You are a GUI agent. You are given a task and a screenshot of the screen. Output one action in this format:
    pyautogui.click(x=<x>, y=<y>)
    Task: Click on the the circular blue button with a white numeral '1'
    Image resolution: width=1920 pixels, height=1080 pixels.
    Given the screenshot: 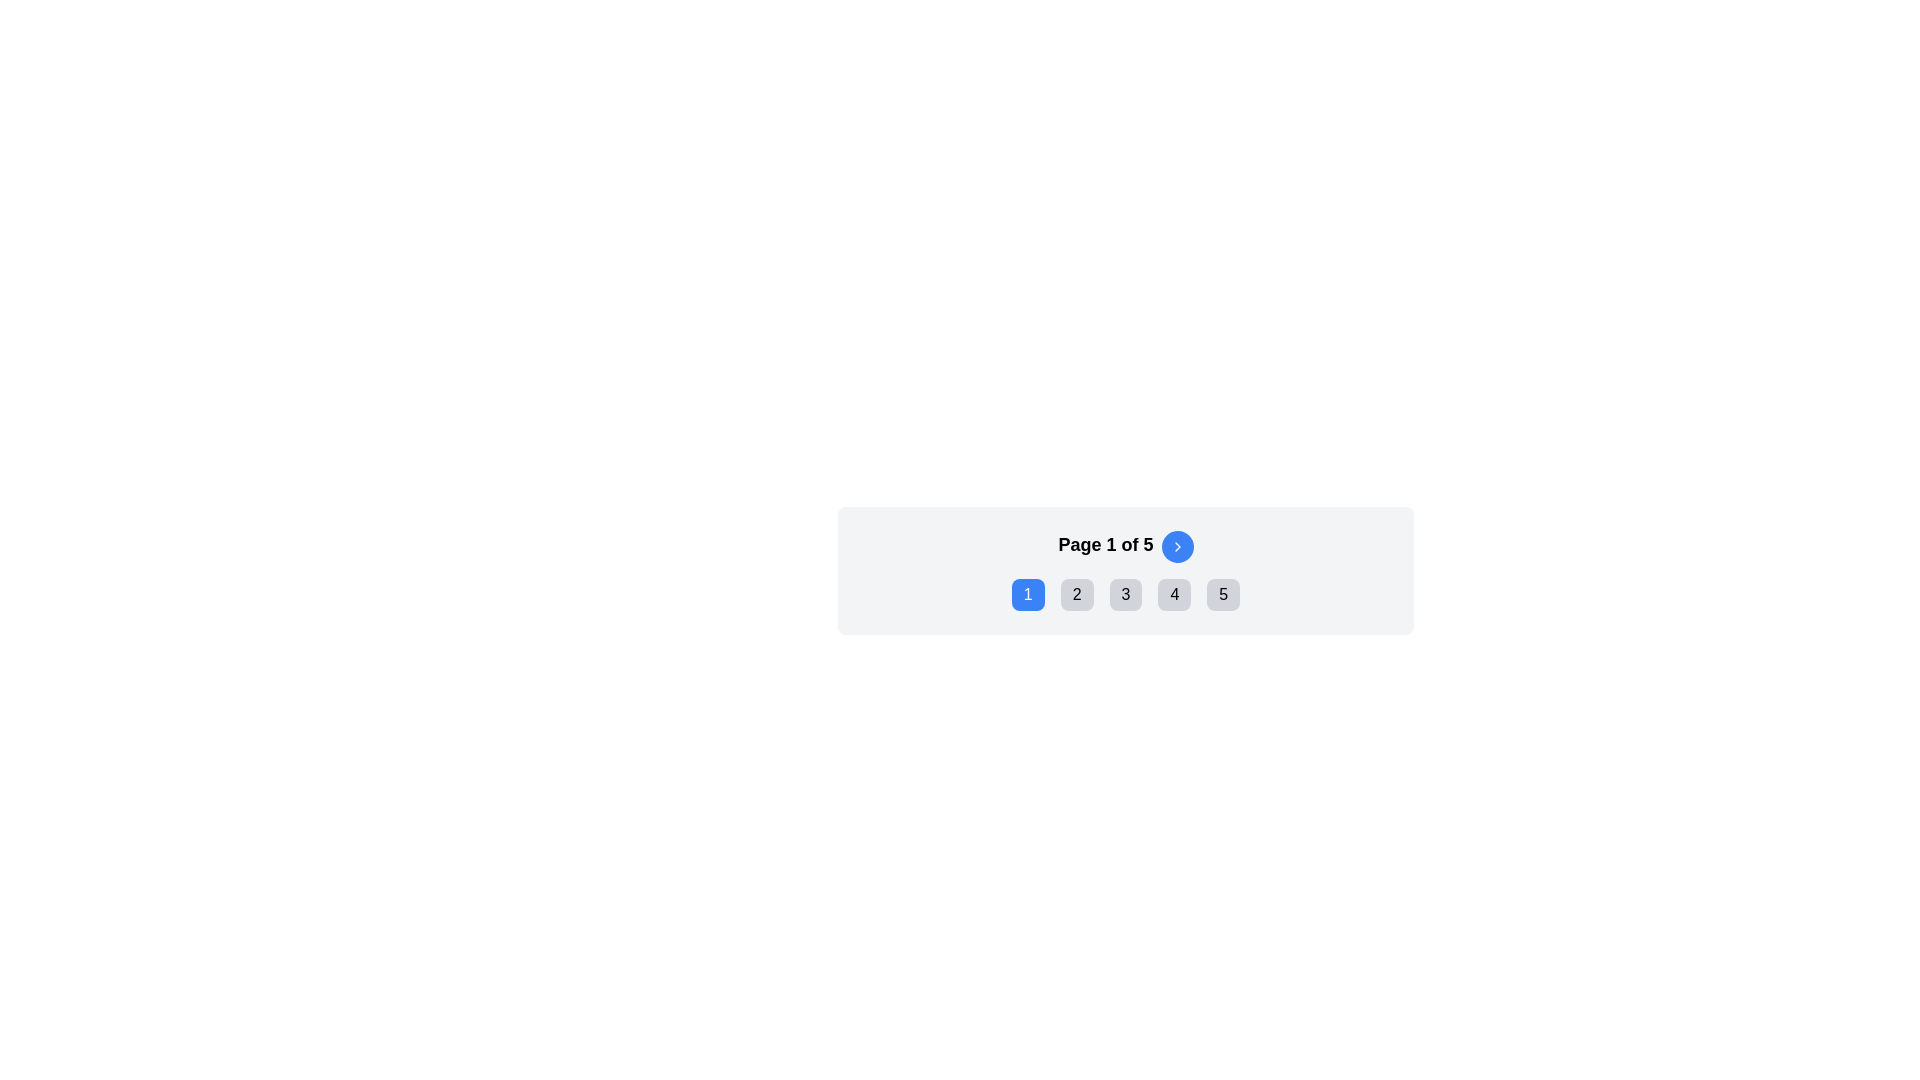 What is the action you would take?
    pyautogui.click(x=1028, y=593)
    